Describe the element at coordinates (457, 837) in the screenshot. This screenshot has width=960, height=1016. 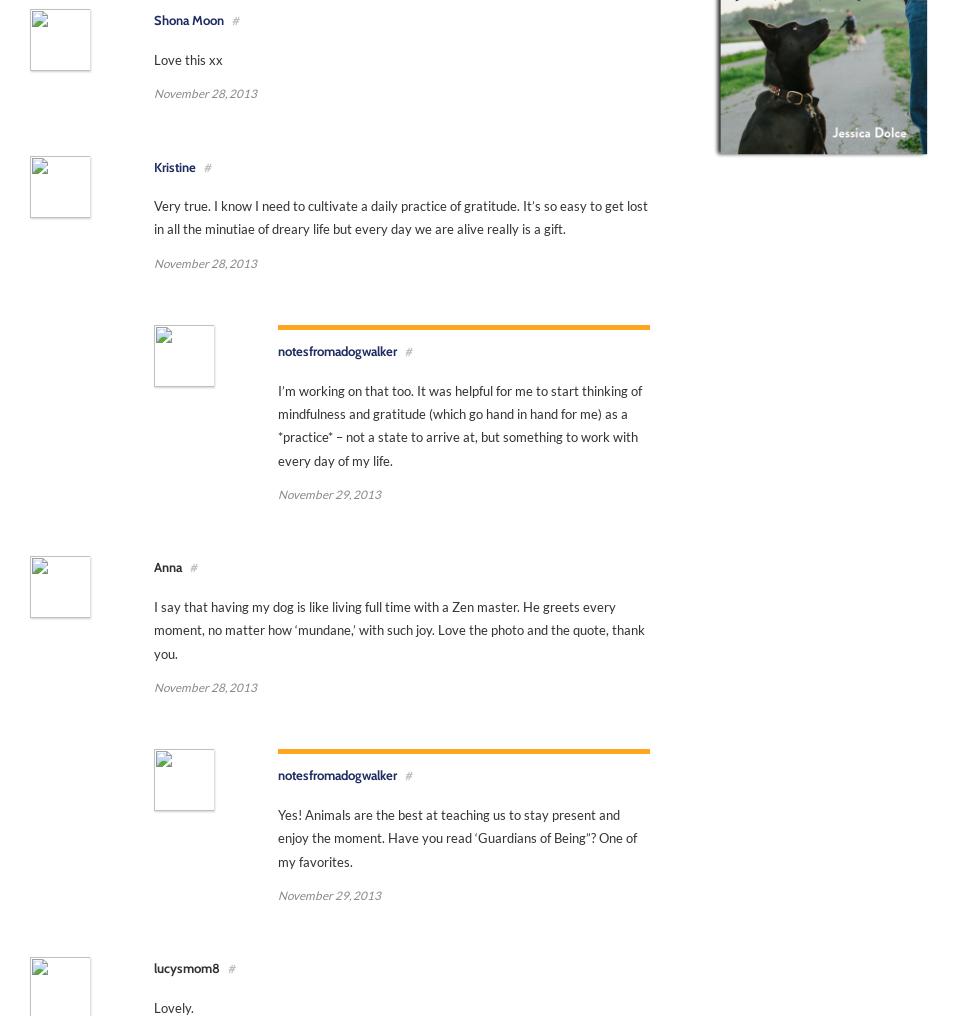
I see `'Yes! Animals are the best at teaching us to stay present and enjoy the moment. Have you read ‘Guardians of Being”? One of my favorites.'` at that location.